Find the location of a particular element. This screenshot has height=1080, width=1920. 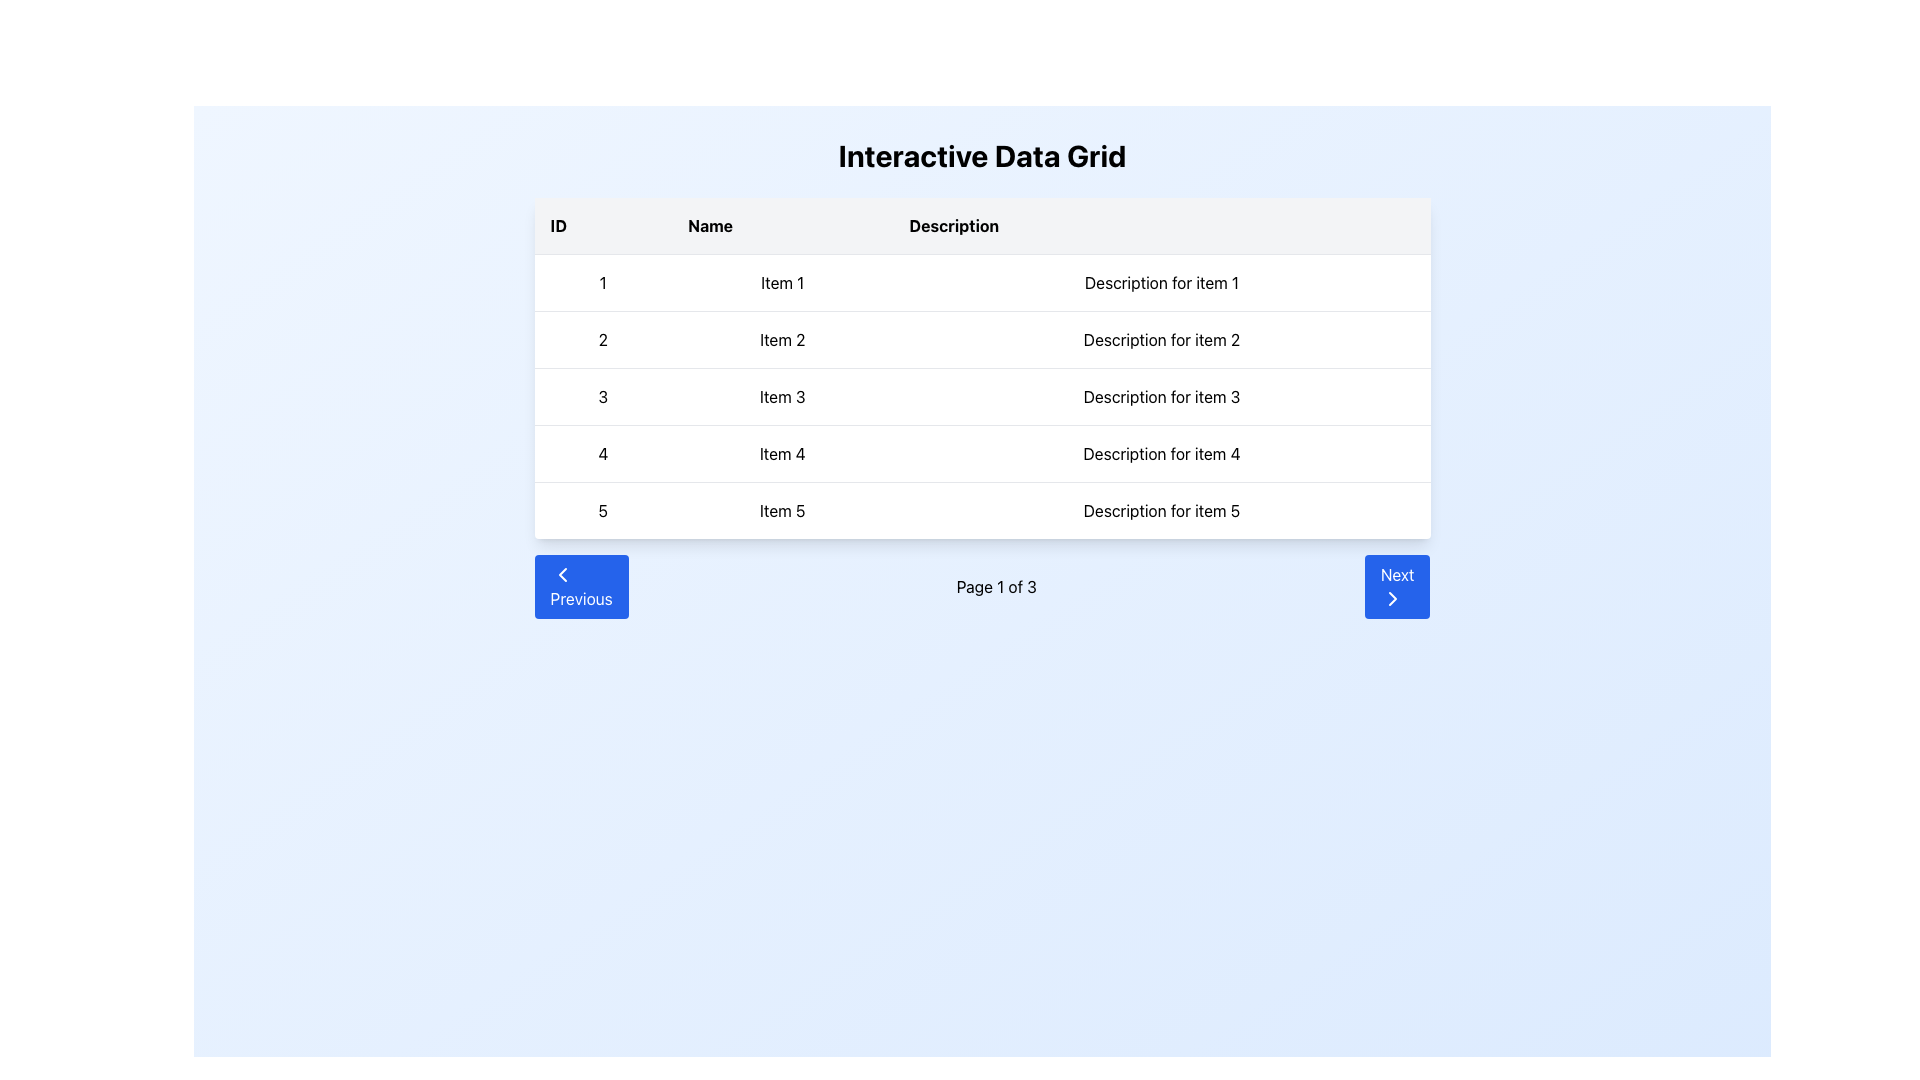

the chevron icon within the 'Previous' button, which indicates moving to the previous set of data in the grid is located at coordinates (561, 574).